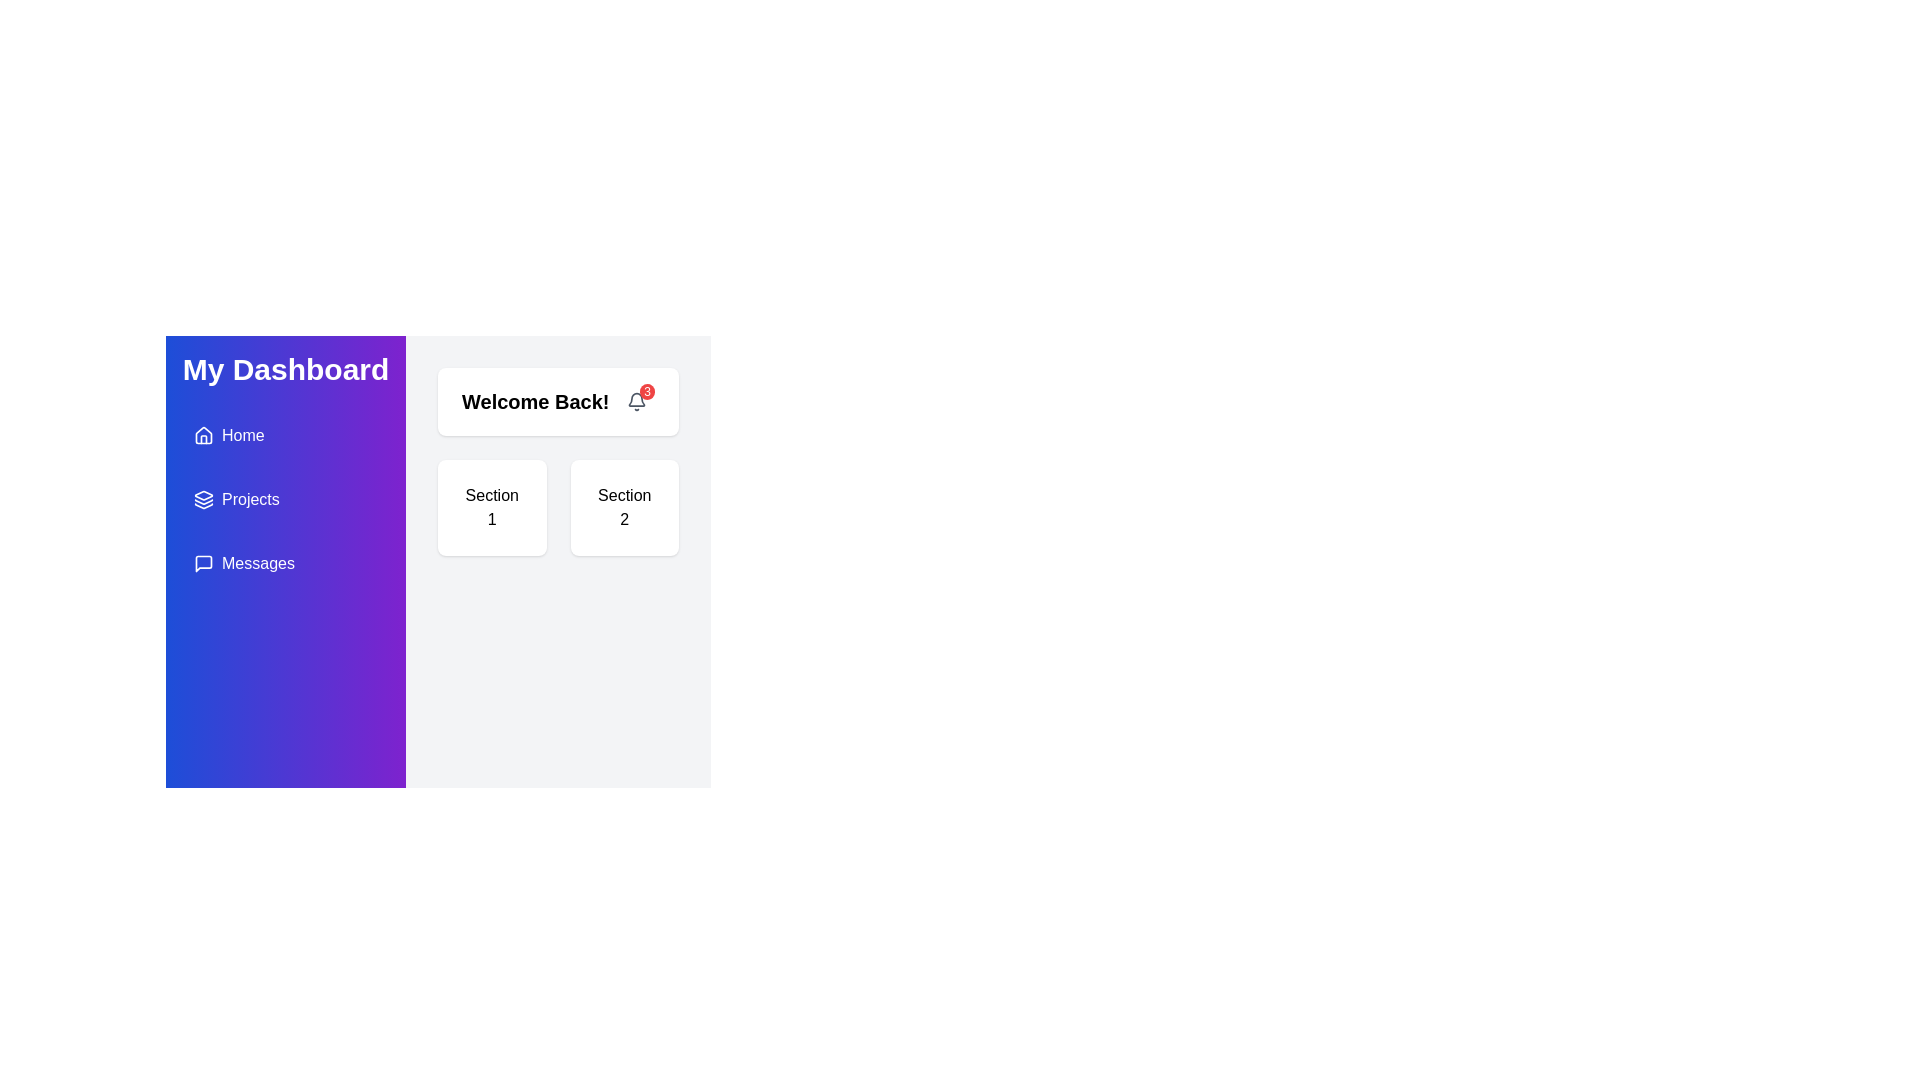  Describe the element at coordinates (285, 499) in the screenshot. I see `the 'Projects' button located in the left sidebar, positioned directly below the 'Home' button and above the 'Messages' button` at that location.